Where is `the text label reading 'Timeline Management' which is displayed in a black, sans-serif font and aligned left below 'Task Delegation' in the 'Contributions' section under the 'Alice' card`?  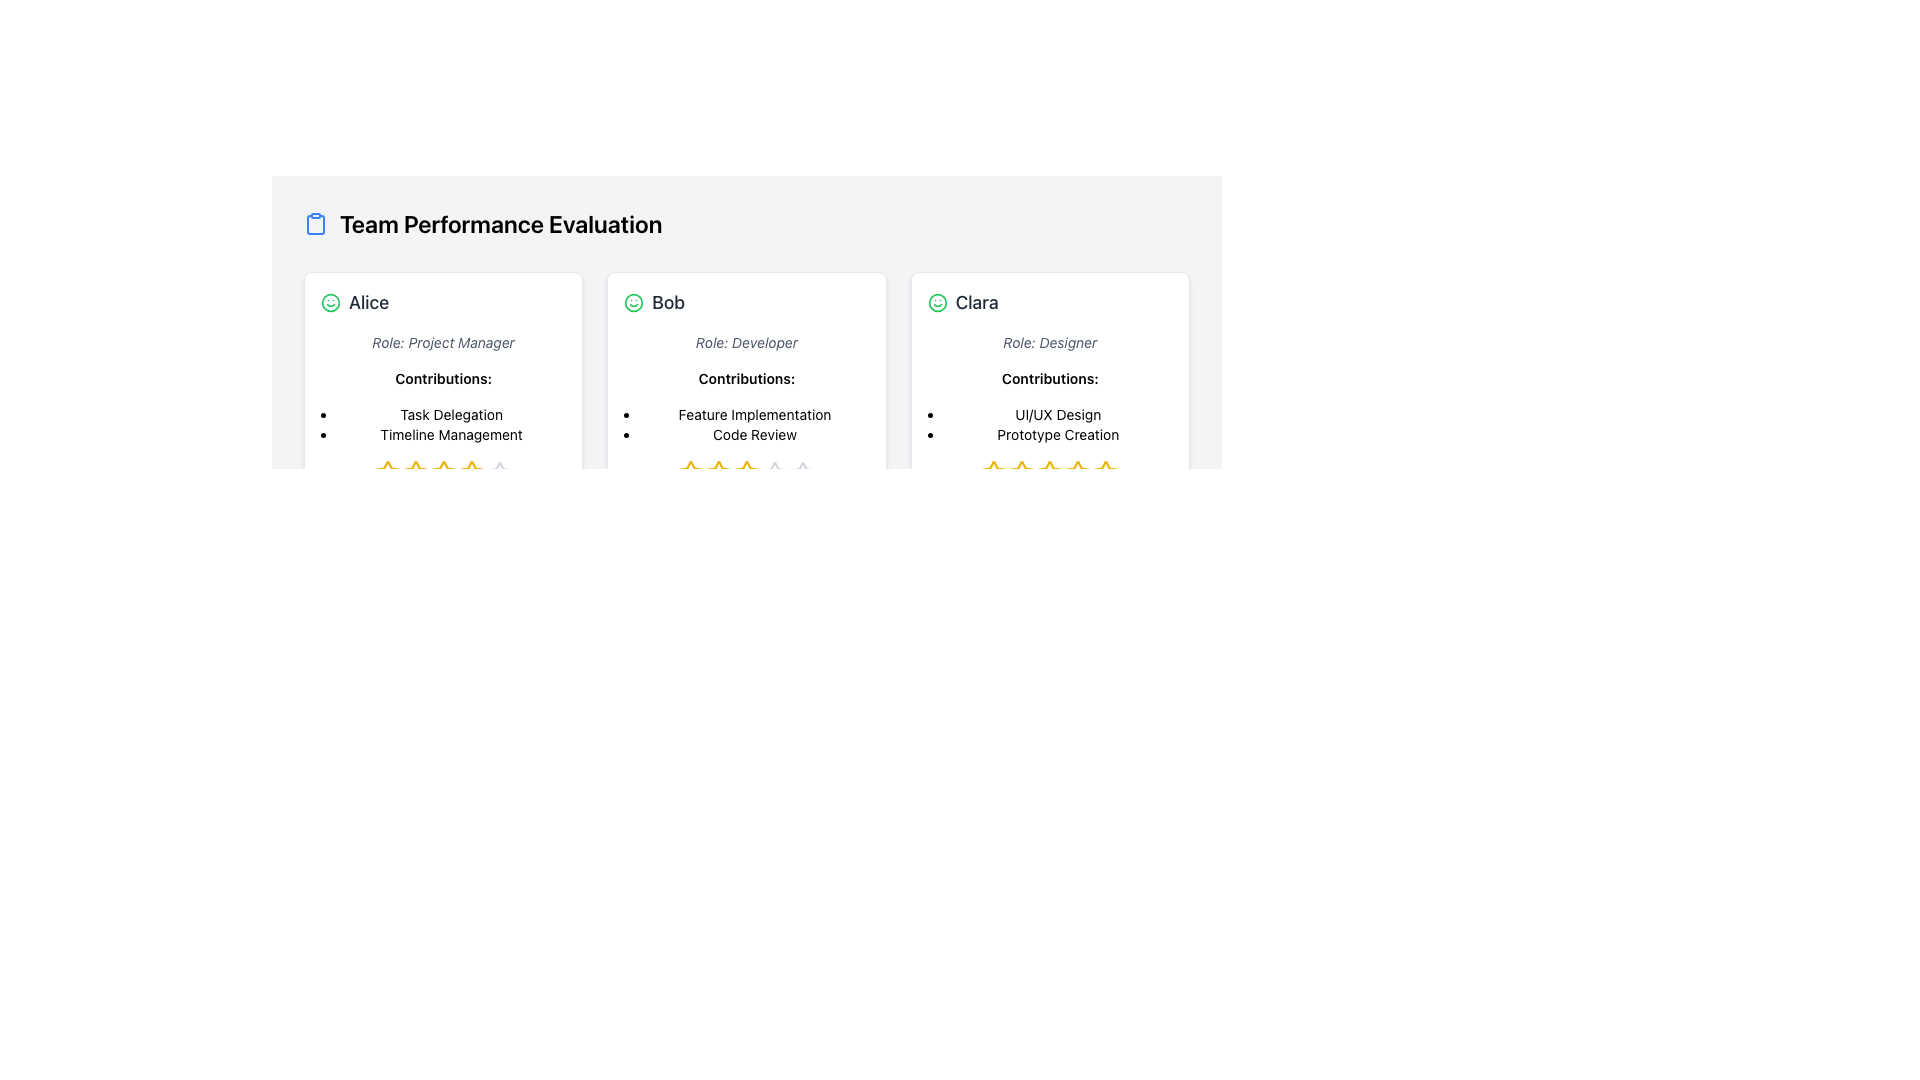 the text label reading 'Timeline Management' which is displayed in a black, sans-serif font and aligned left below 'Task Delegation' in the 'Contributions' section under the 'Alice' card is located at coordinates (450, 434).